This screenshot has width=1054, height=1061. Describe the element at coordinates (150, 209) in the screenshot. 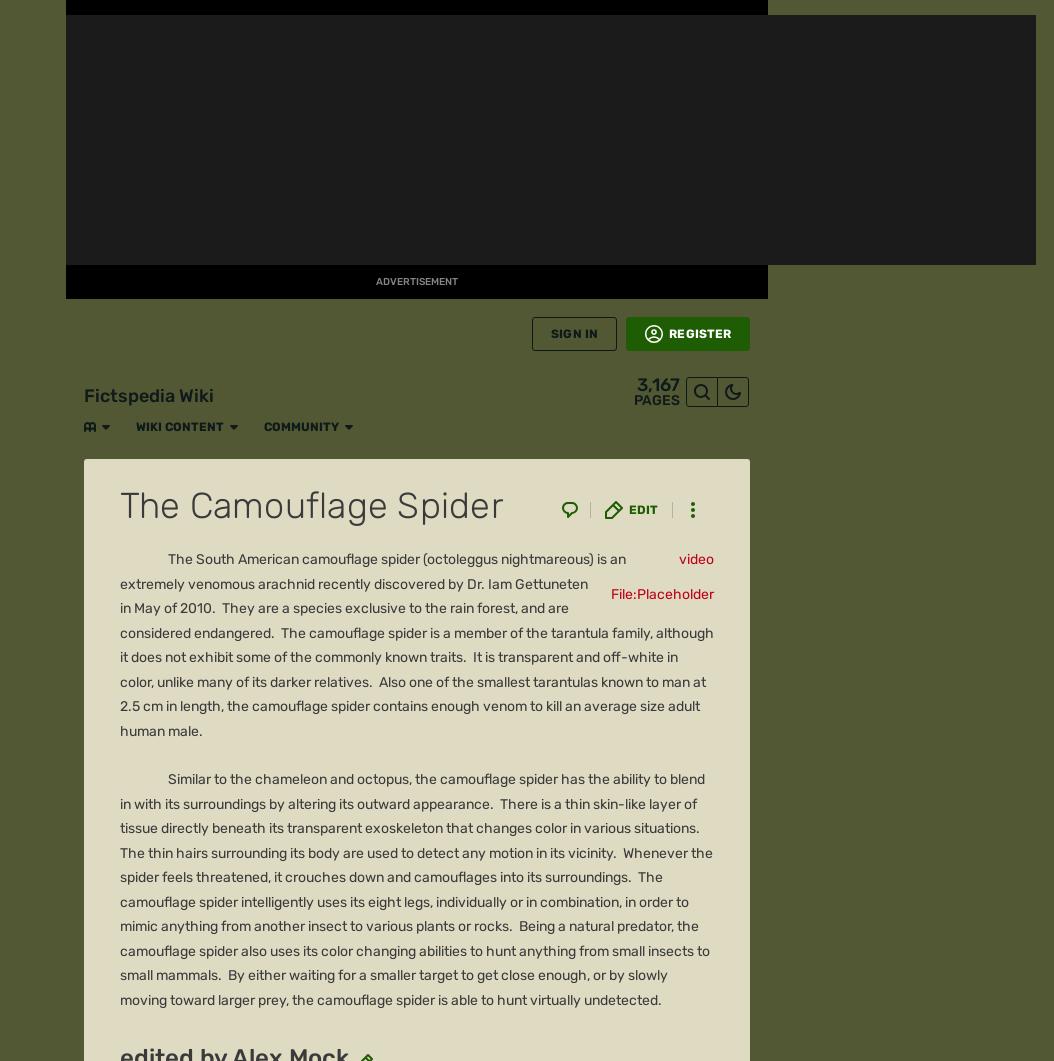

I see `'1'` at that location.